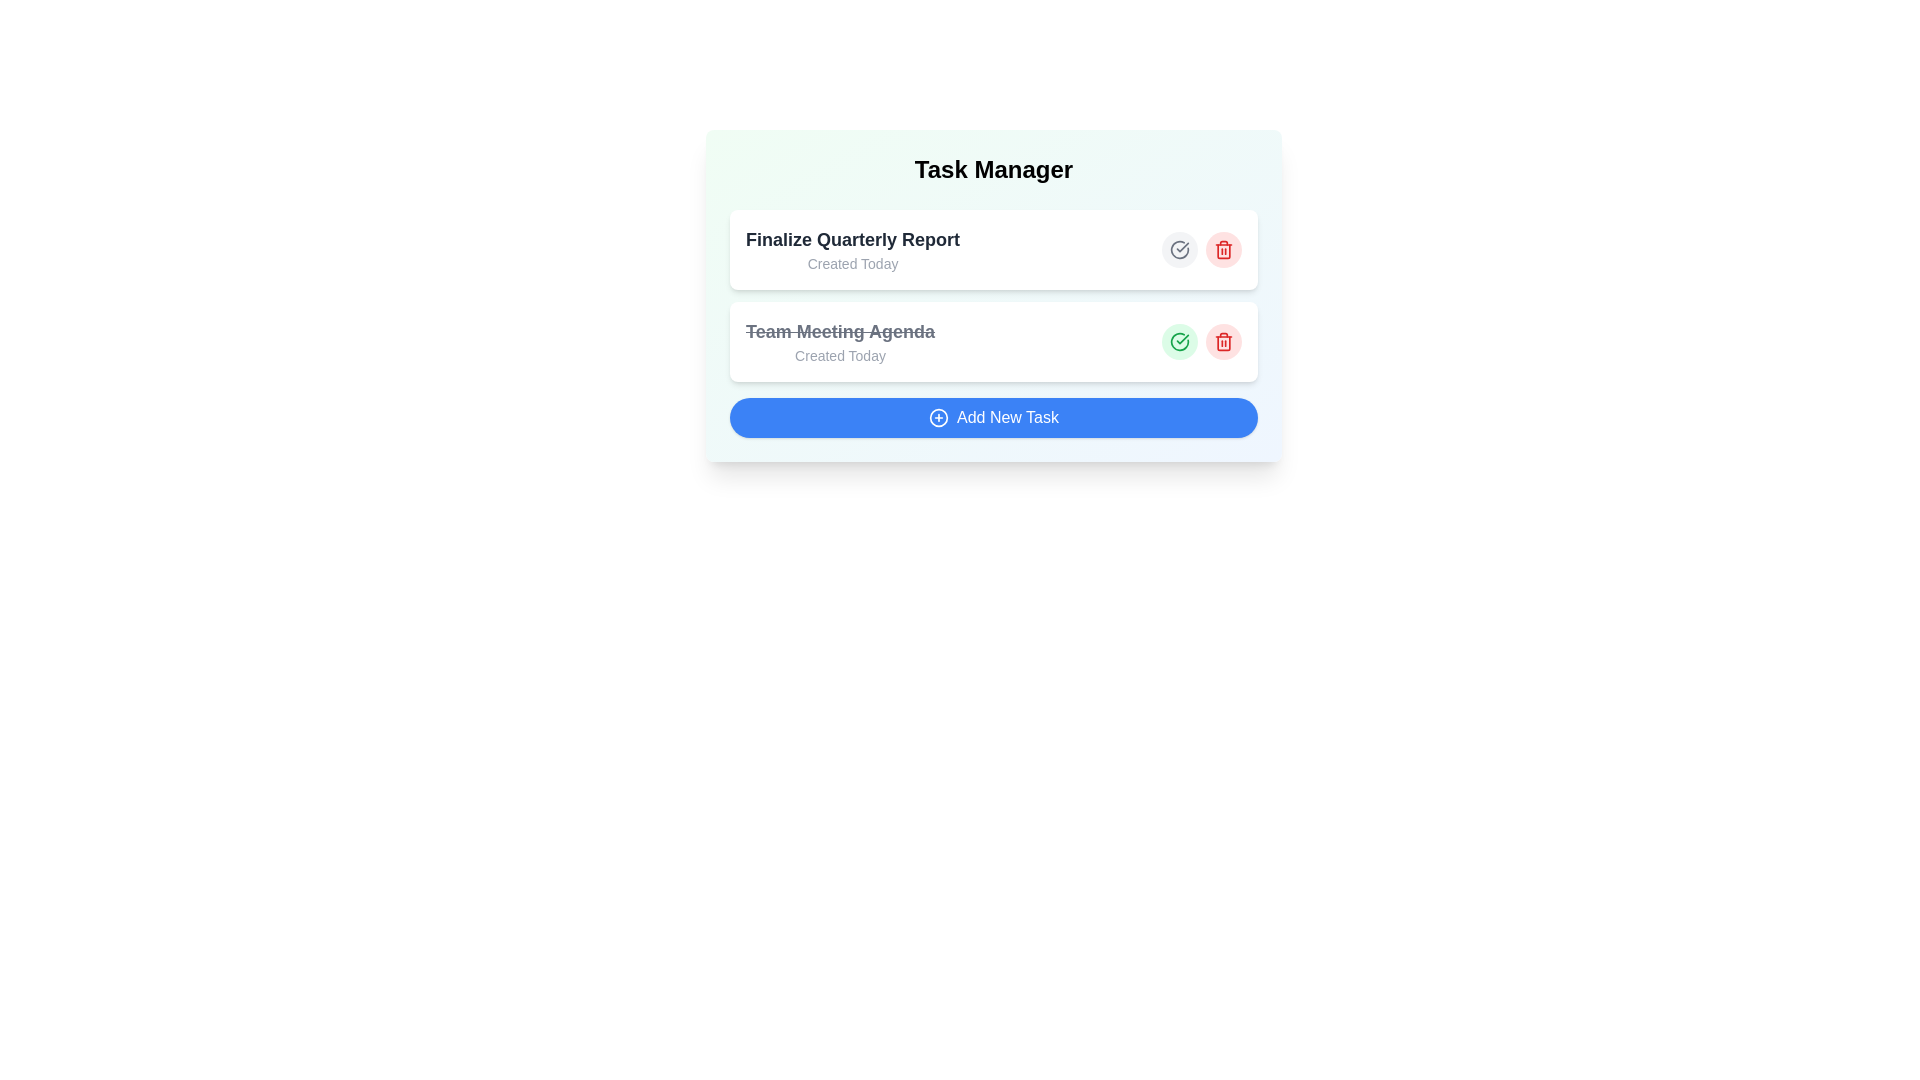 The height and width of the screenshot is (1080, 1920). I want to click on delete button for the task titled 'Finalize Quarterly Report', so click(1223, 249).